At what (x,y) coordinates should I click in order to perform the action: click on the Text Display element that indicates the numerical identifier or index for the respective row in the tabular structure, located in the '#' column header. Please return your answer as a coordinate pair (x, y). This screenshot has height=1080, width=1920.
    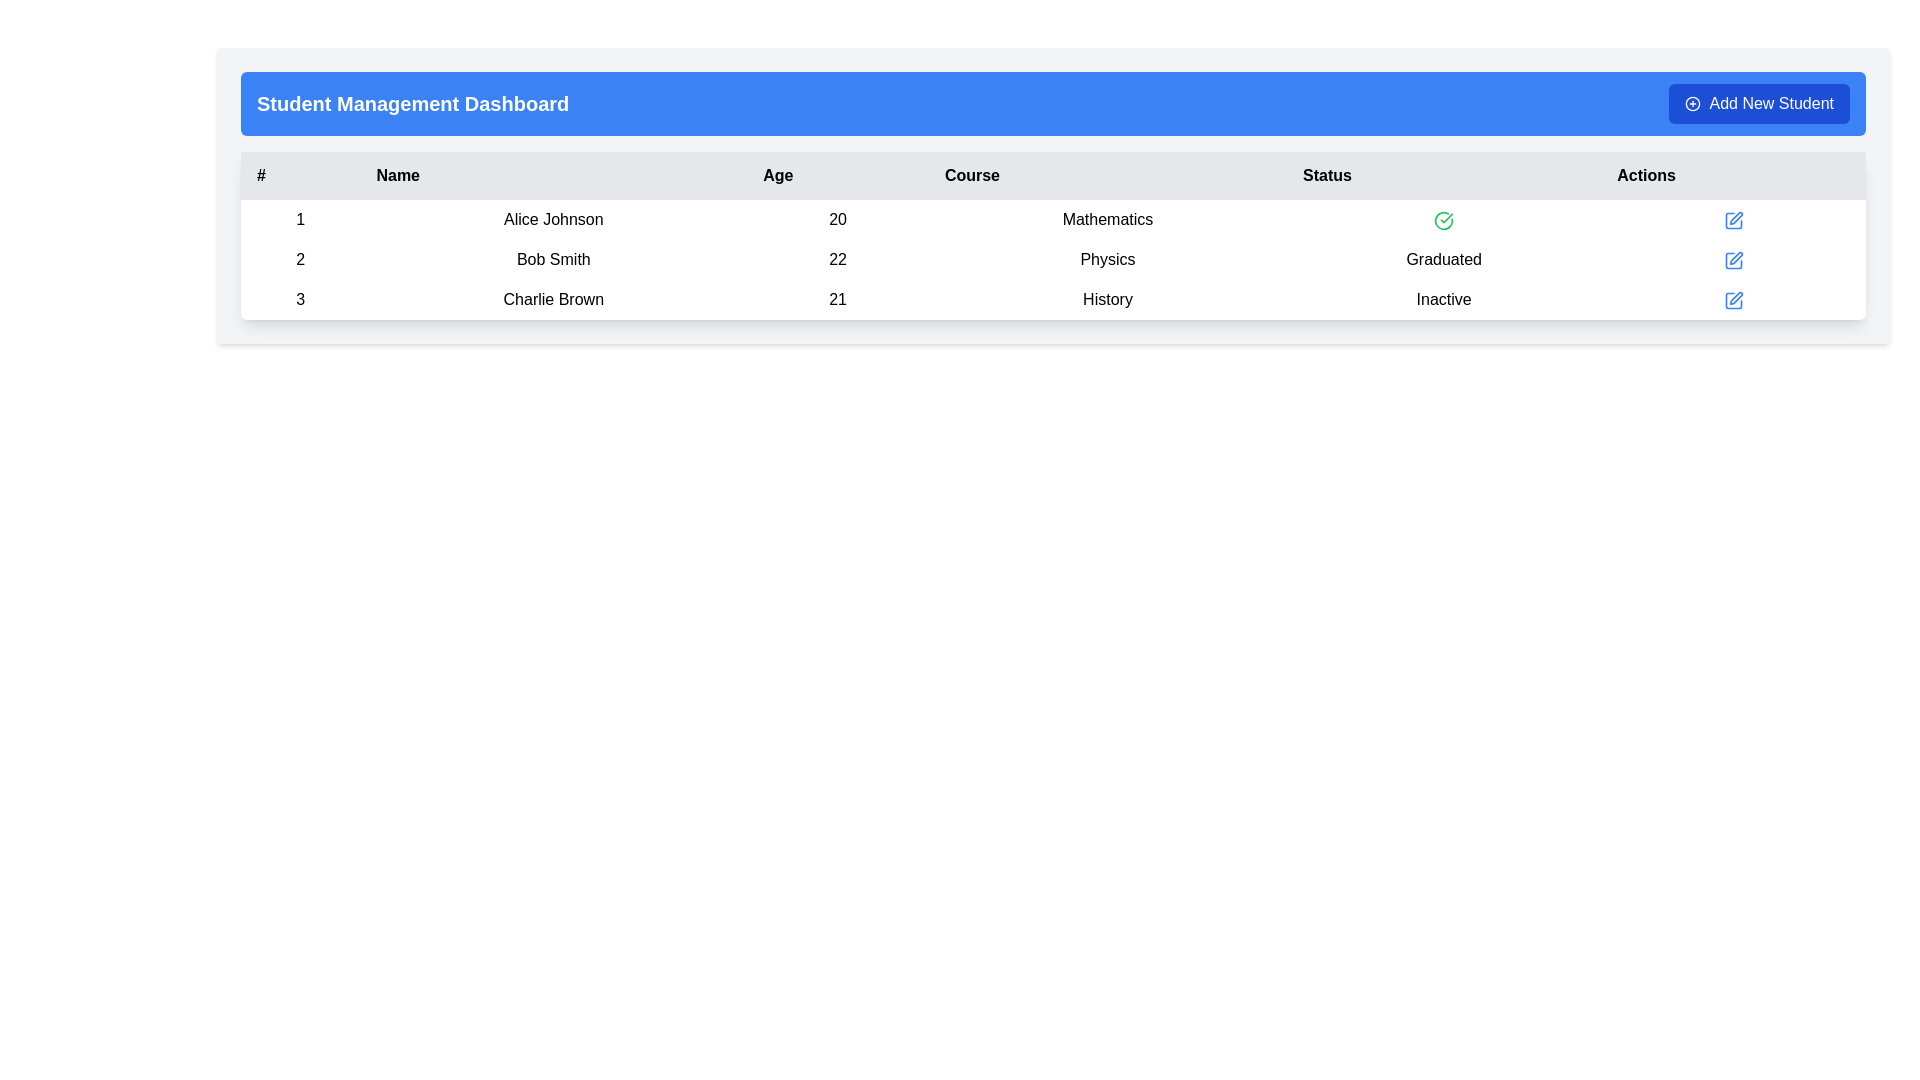
    Looking at the image, I should click on (299, 219).